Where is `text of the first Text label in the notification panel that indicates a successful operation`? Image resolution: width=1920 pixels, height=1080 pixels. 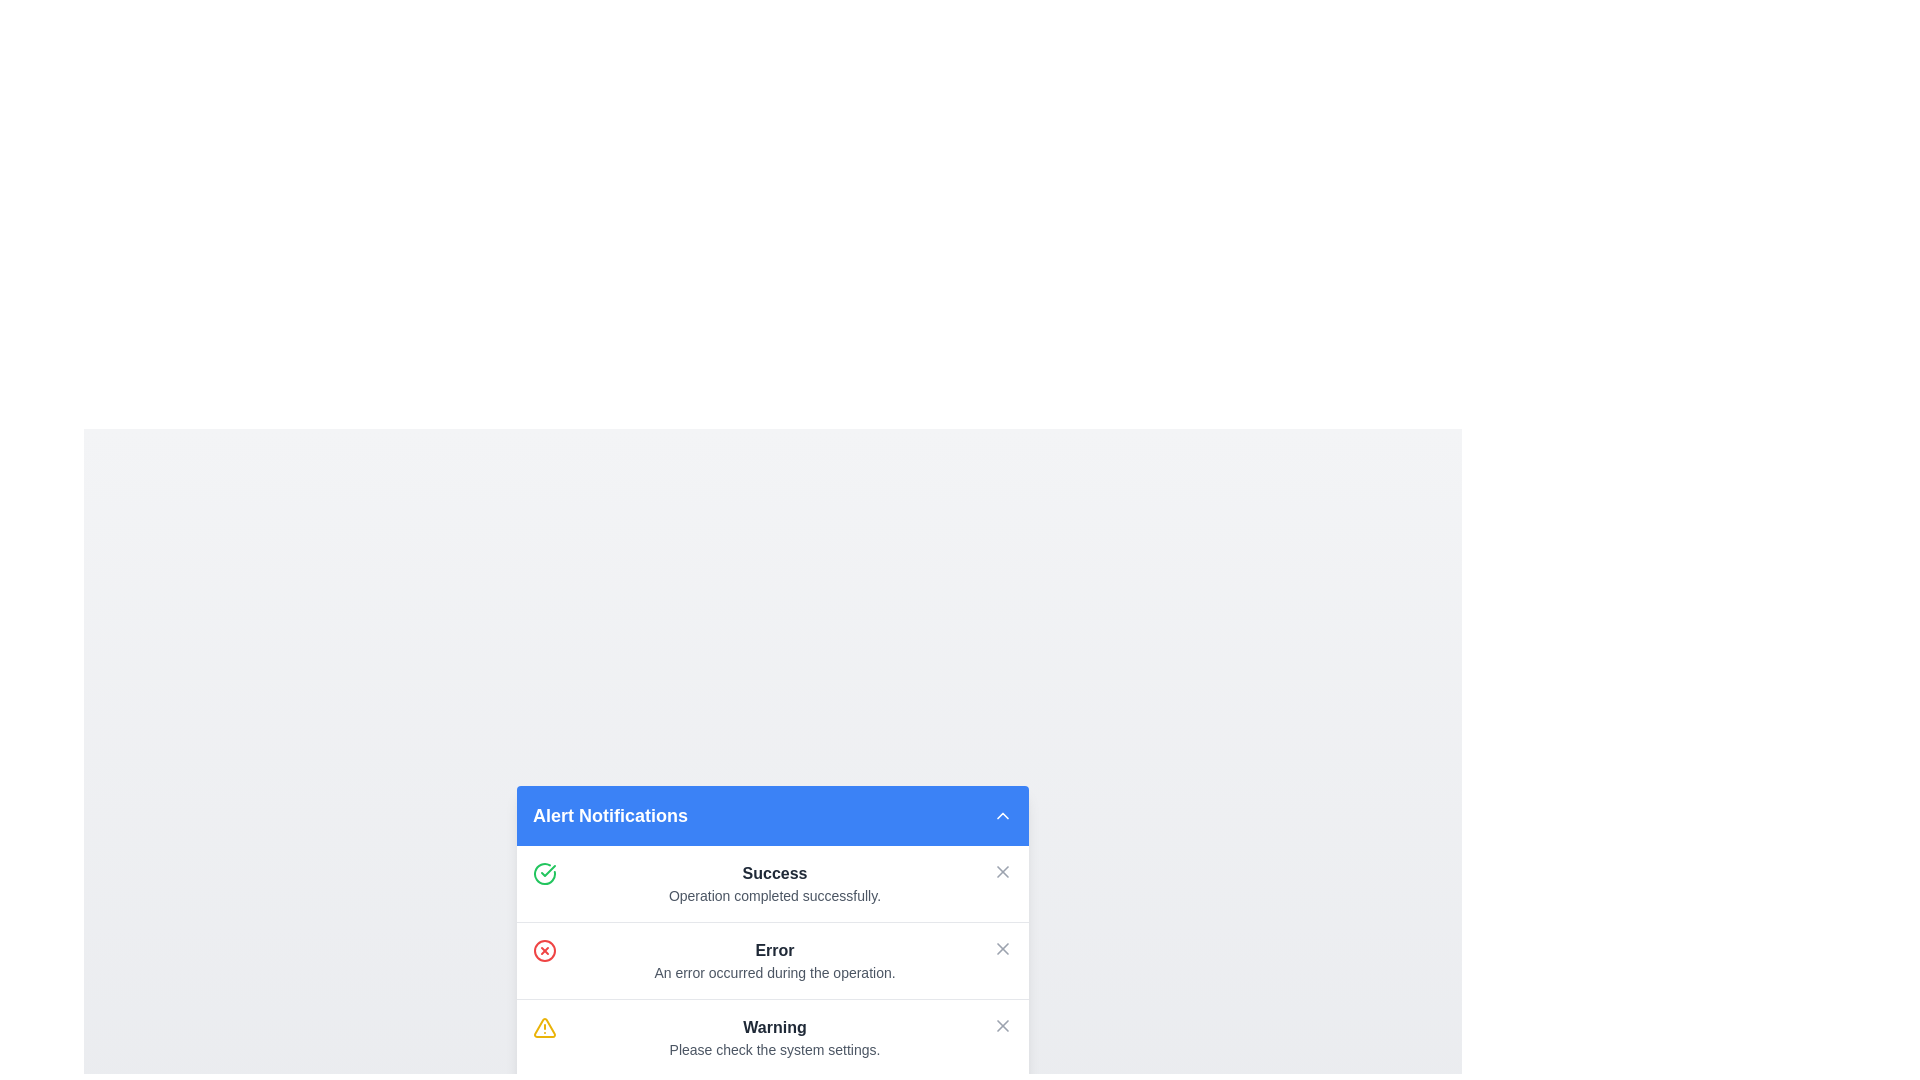 text of the first Text label in the notification panel that indicates a successful operation is located at coordinates (773, 872).